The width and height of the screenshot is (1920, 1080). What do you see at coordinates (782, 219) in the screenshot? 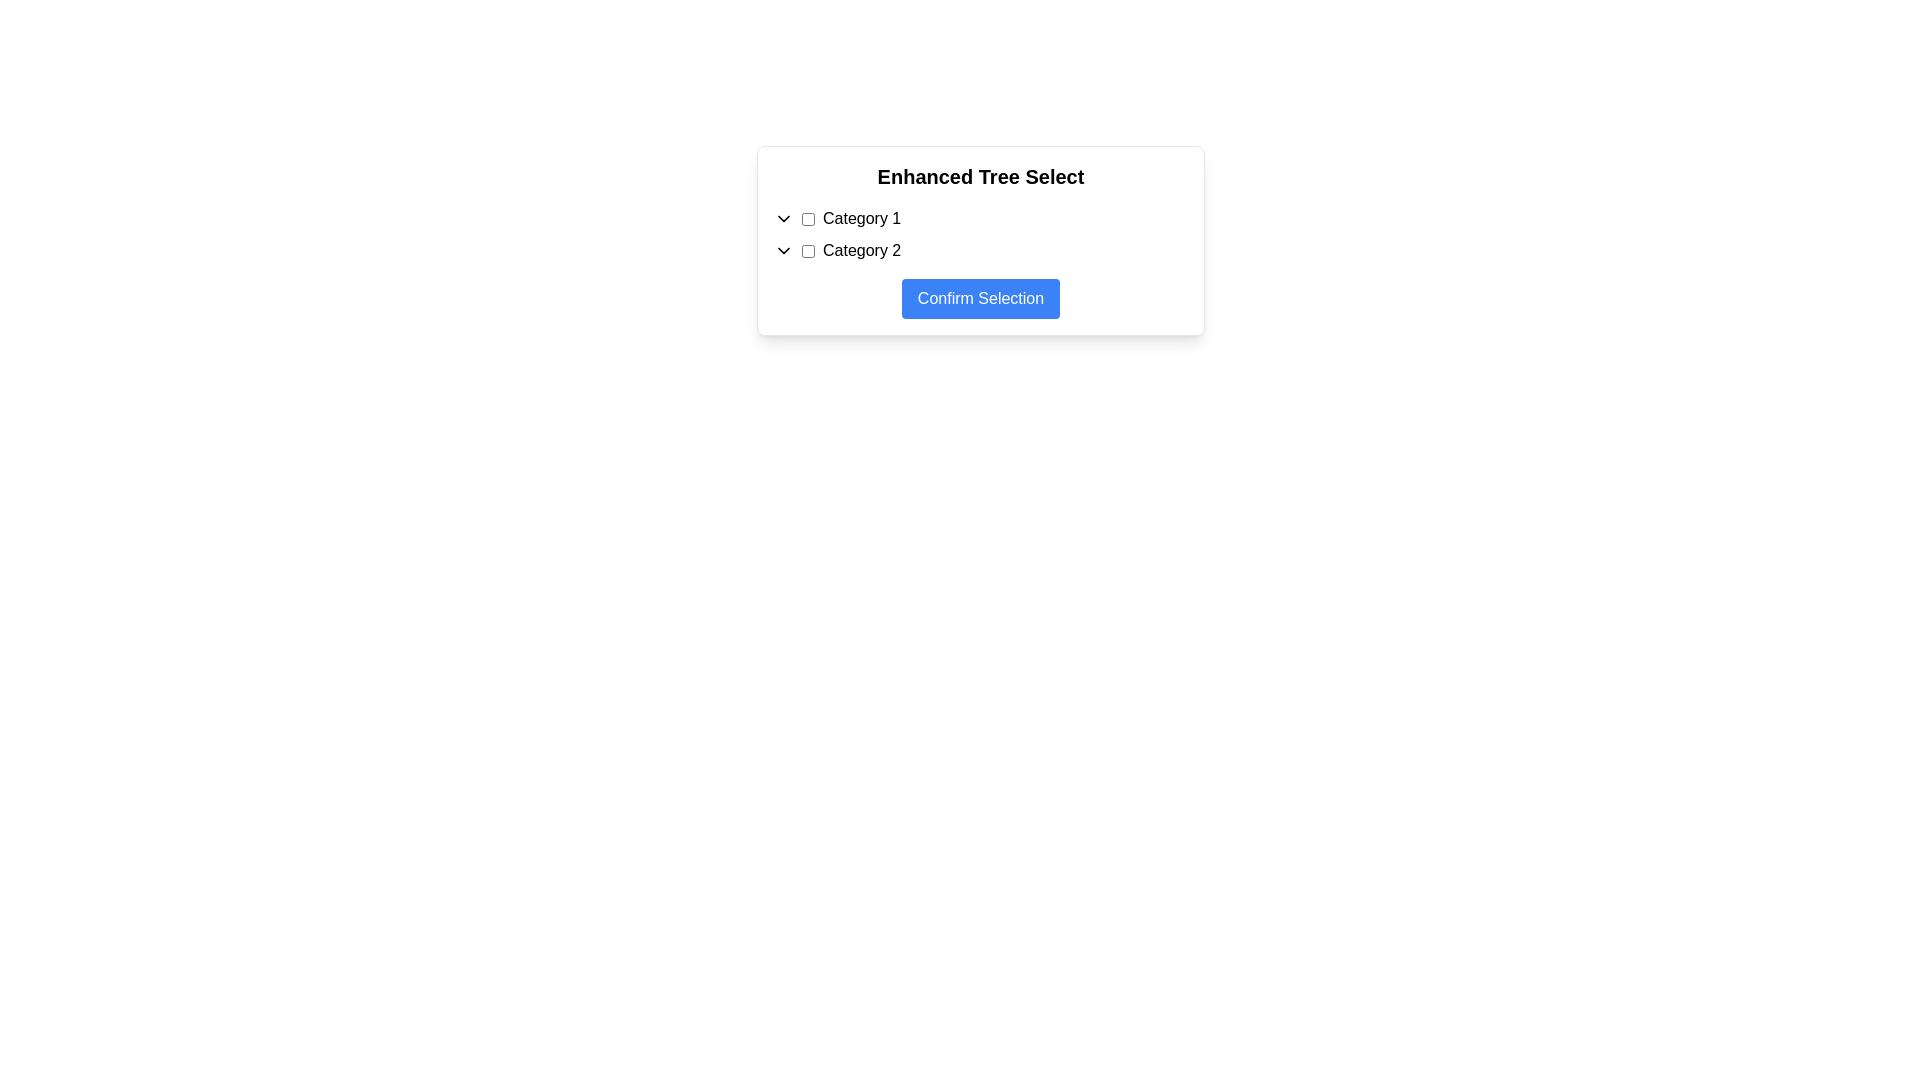
I see `the downward-pointing chevron icon located to the left of the text 'Category 1'` at bounding box center [782, 219].